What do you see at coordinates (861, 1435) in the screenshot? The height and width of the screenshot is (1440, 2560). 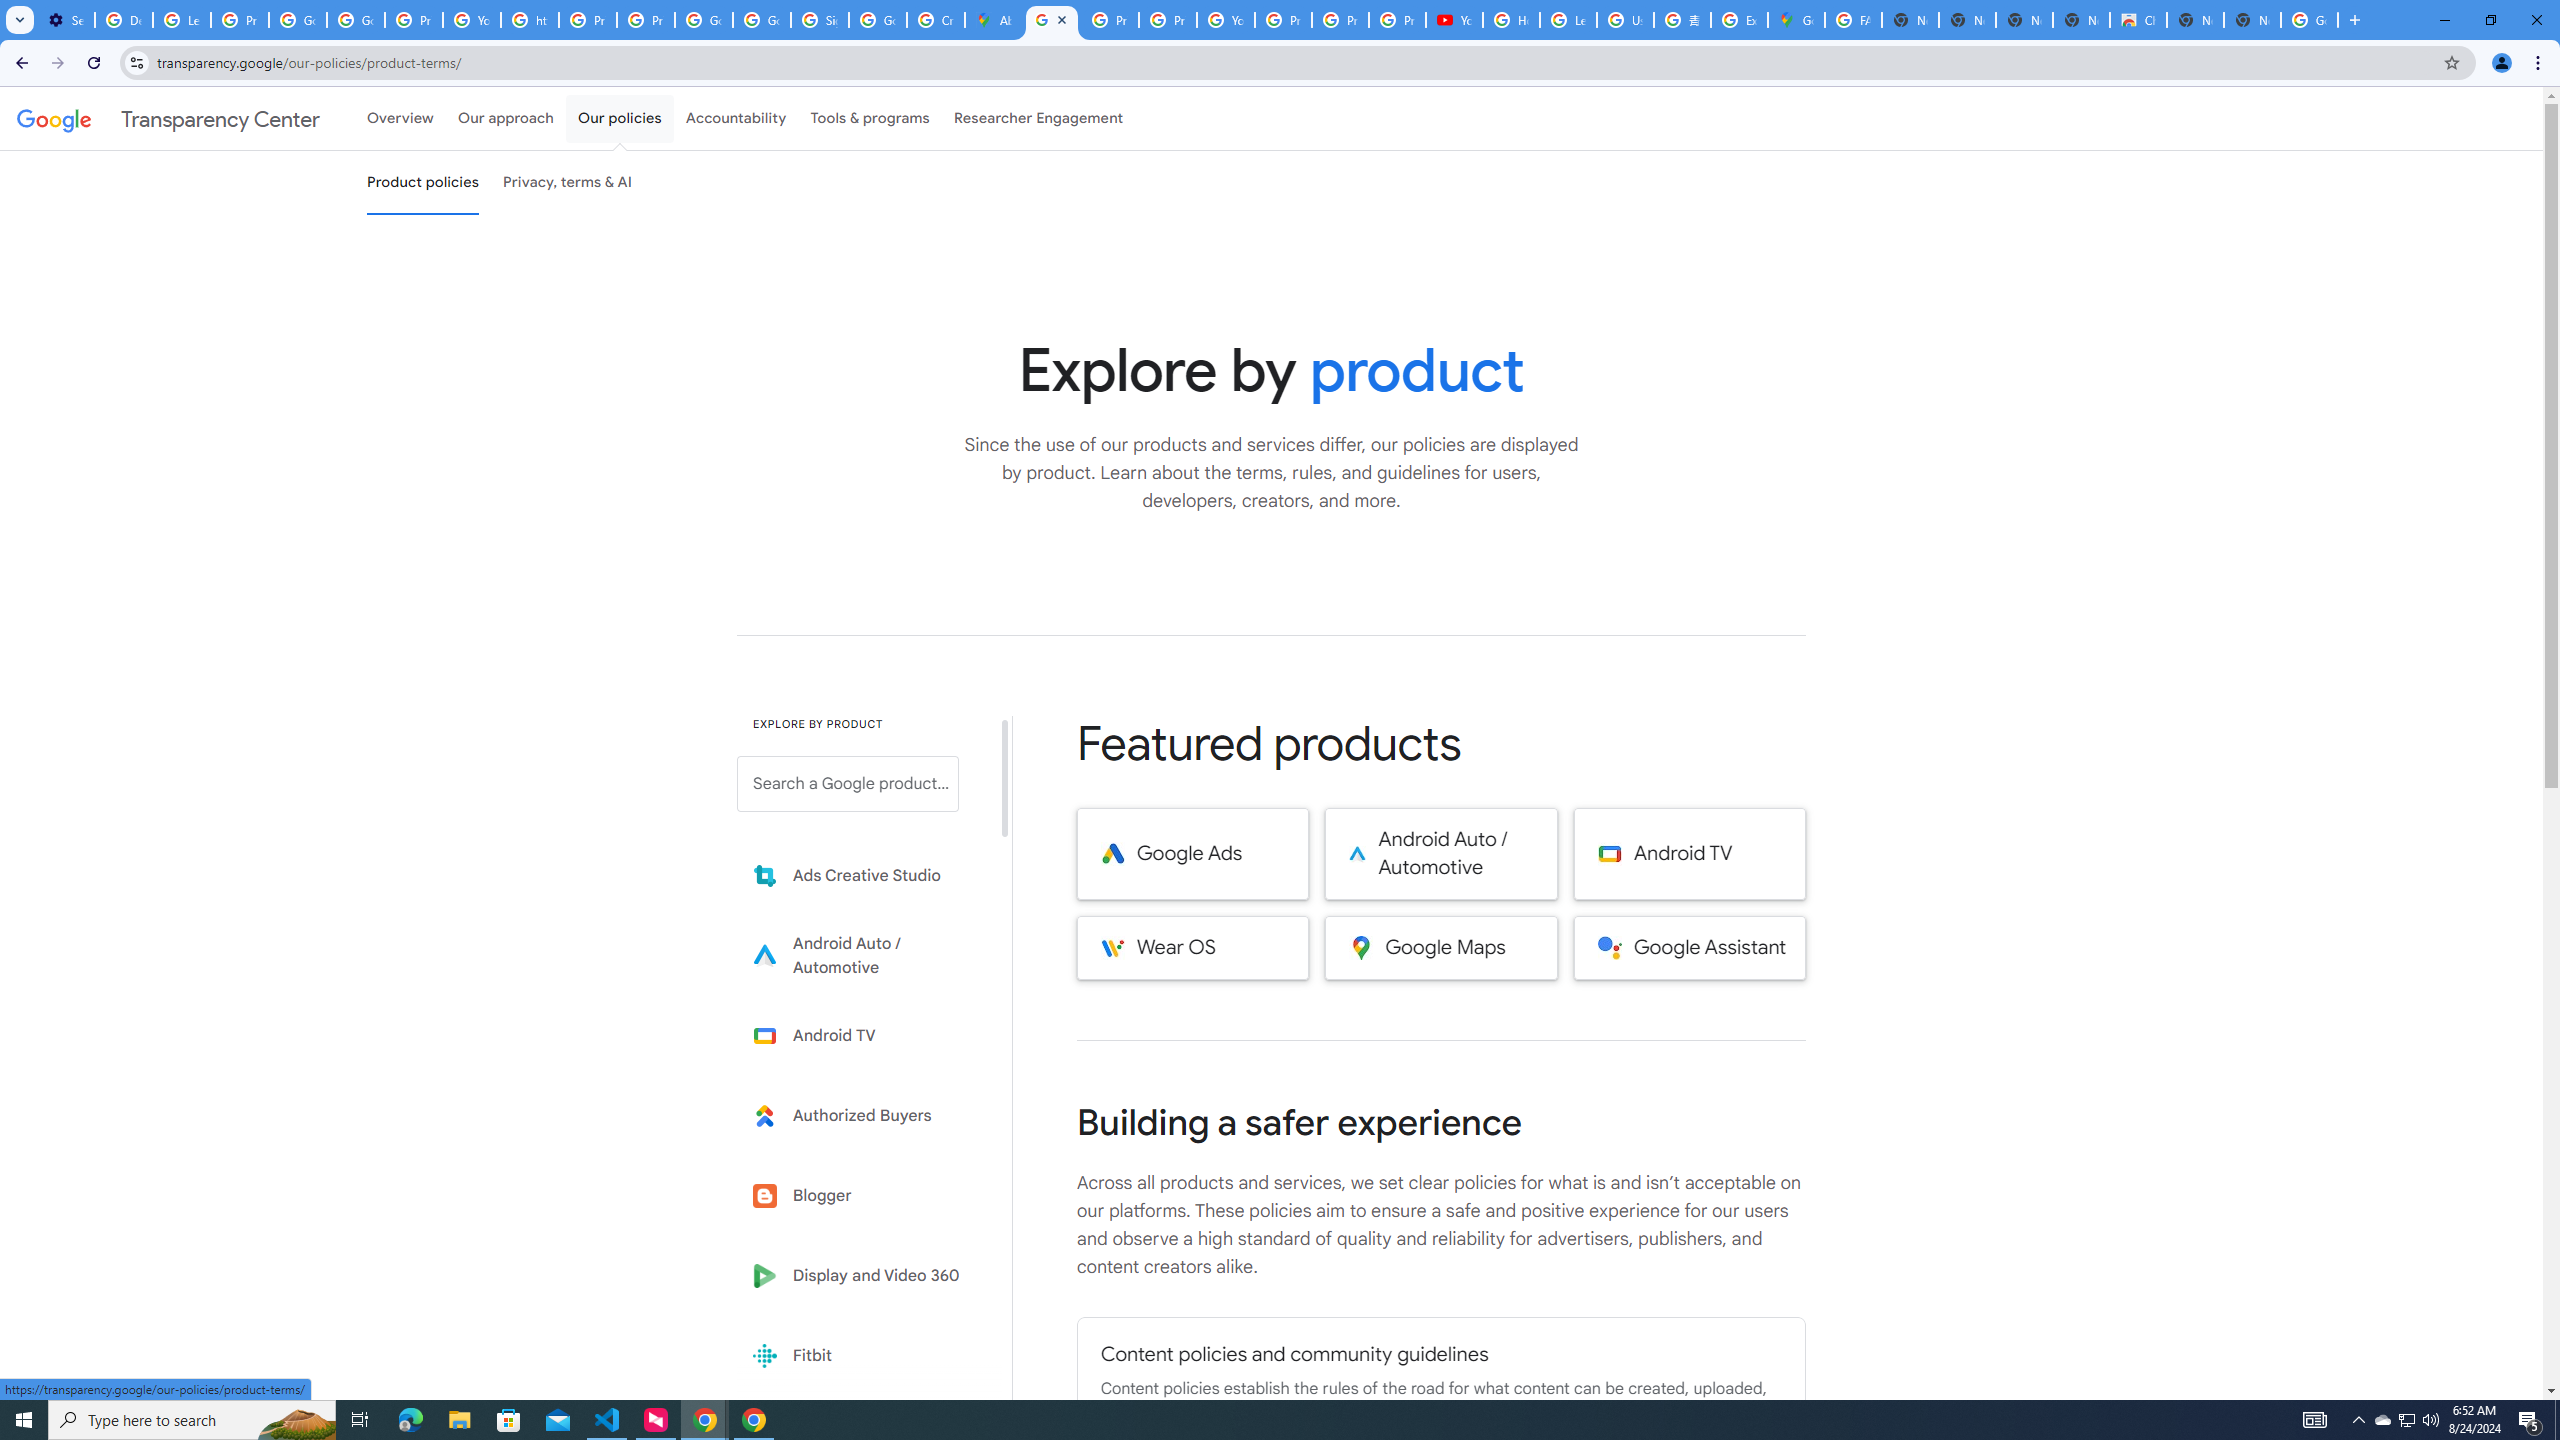 I see `'Kaggle'` at bounding box center [861, 1435].